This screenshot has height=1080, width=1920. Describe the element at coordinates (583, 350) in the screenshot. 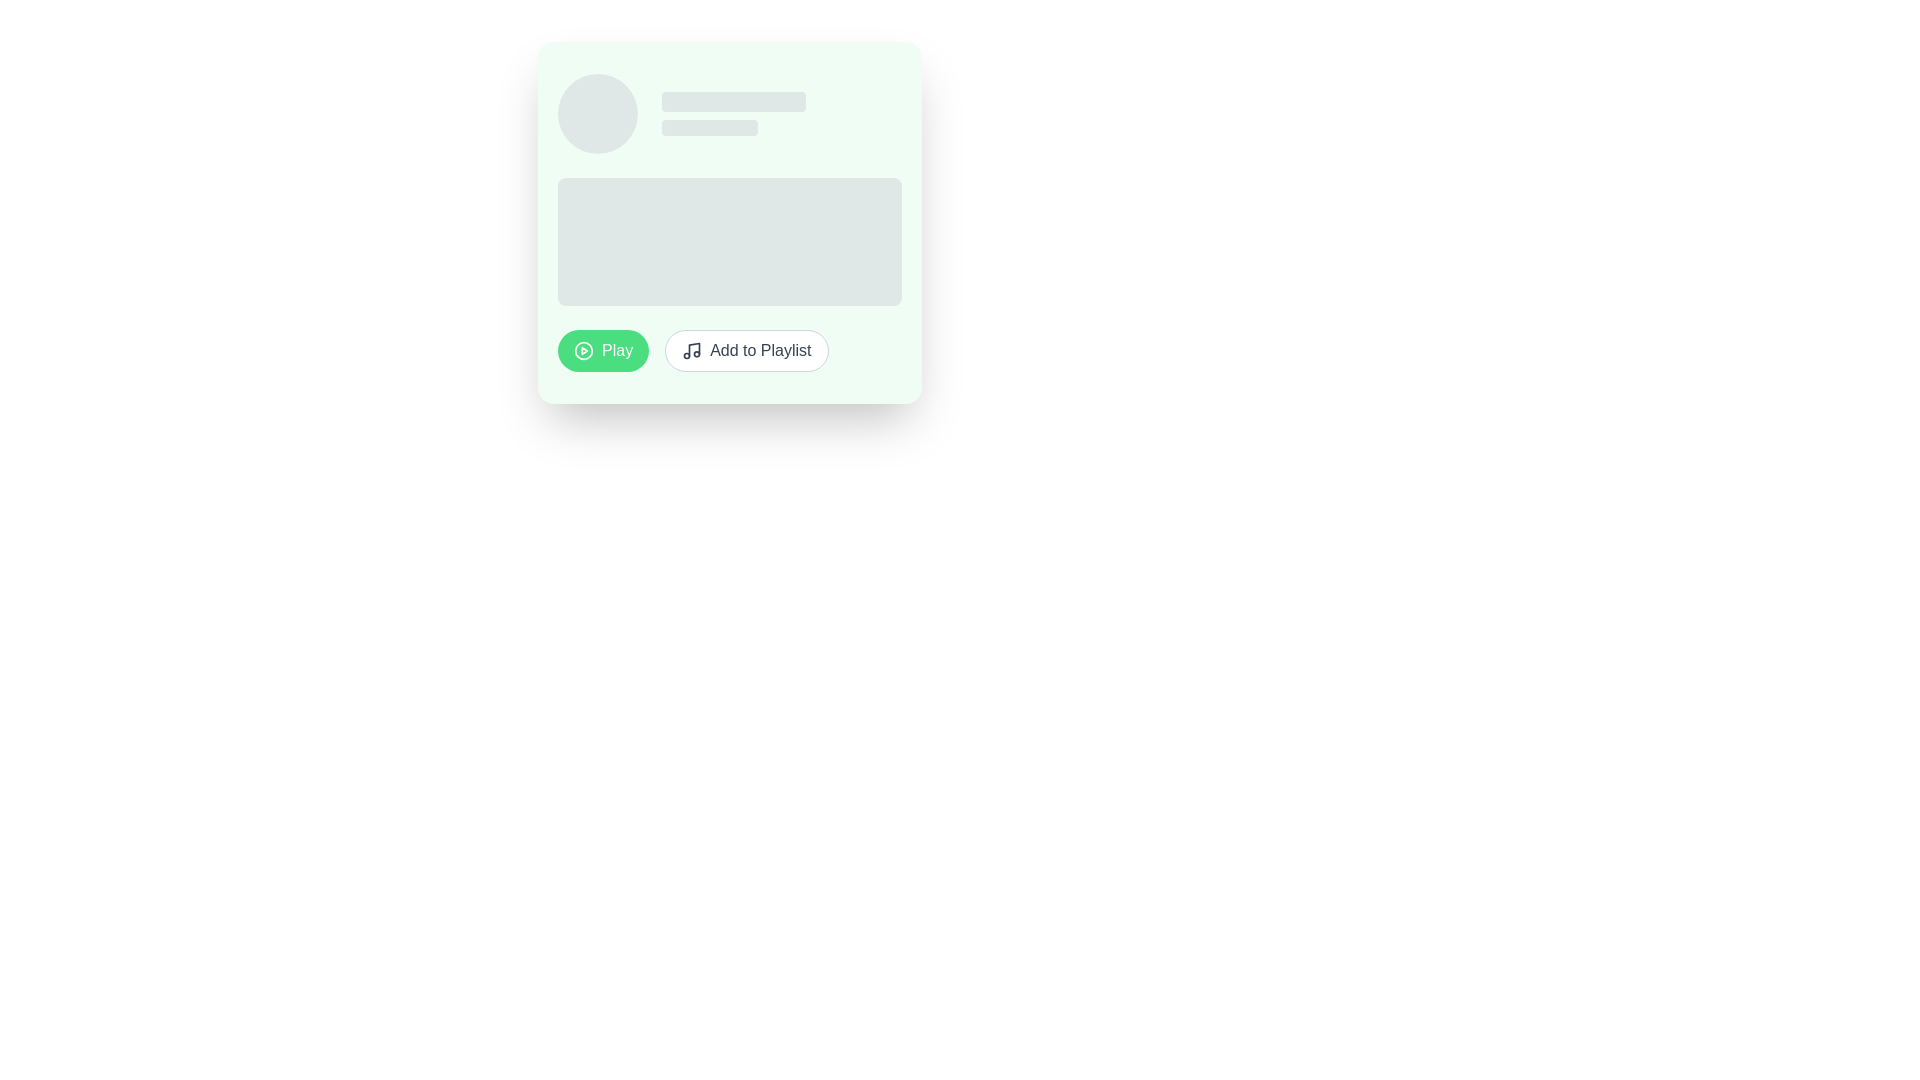

I see `the visual style of the circular border within the green 'Play' button, which is positioned centrally and below the main card content` at that location.